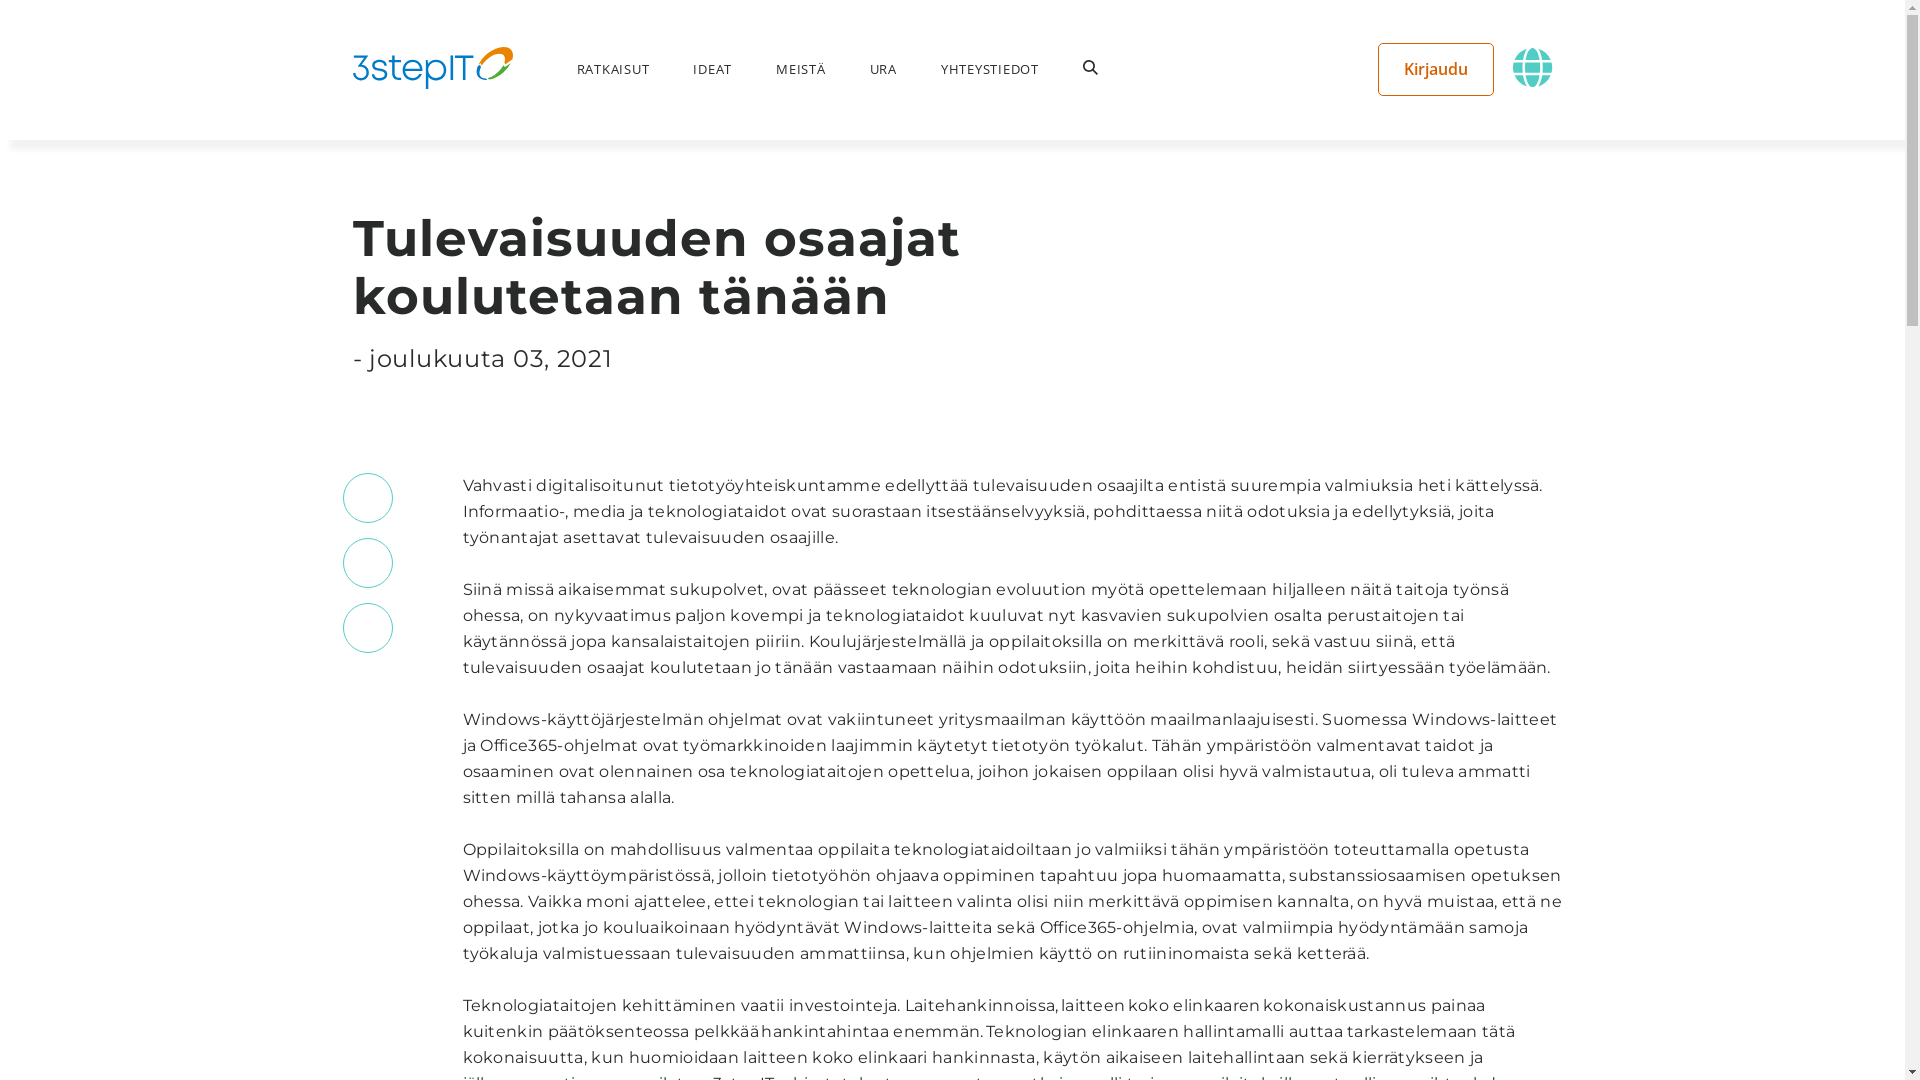  What do you see at coordinates (920, 68) in the screenshot?
I see `'YHTEYSTIEDOT'` at bounding box center [920, 68].